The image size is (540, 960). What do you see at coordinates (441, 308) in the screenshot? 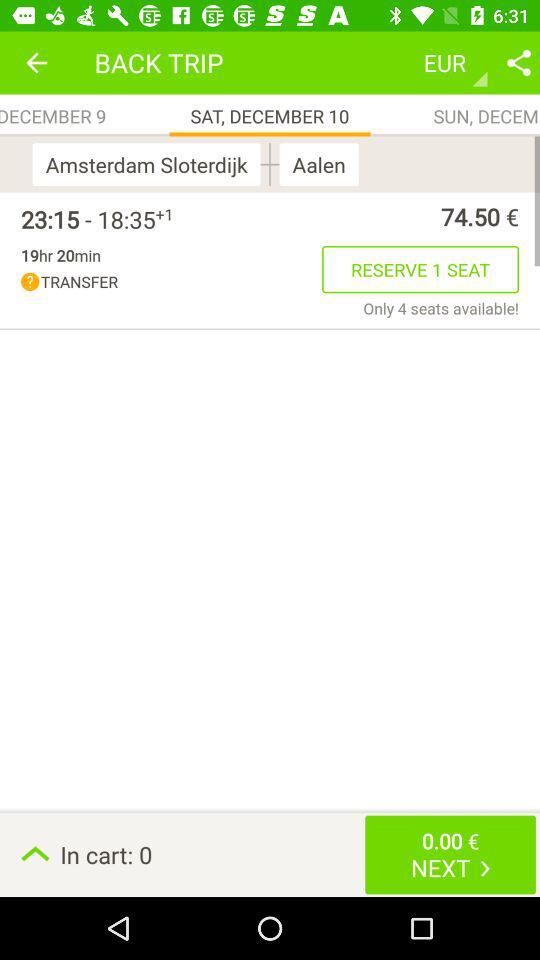
I see `icon next to the transfer` at bounding box center [441, 308].